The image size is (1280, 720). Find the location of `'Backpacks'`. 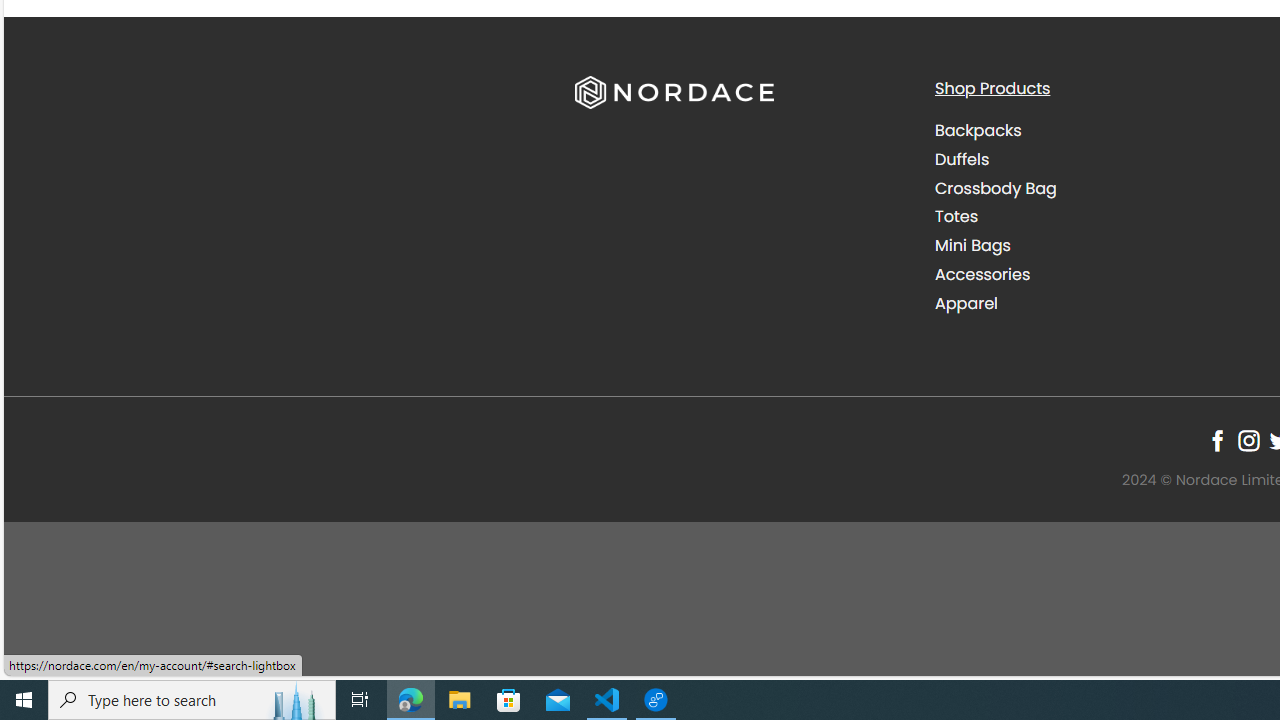

'Backpacks' is located at coordinates (1098, 131).